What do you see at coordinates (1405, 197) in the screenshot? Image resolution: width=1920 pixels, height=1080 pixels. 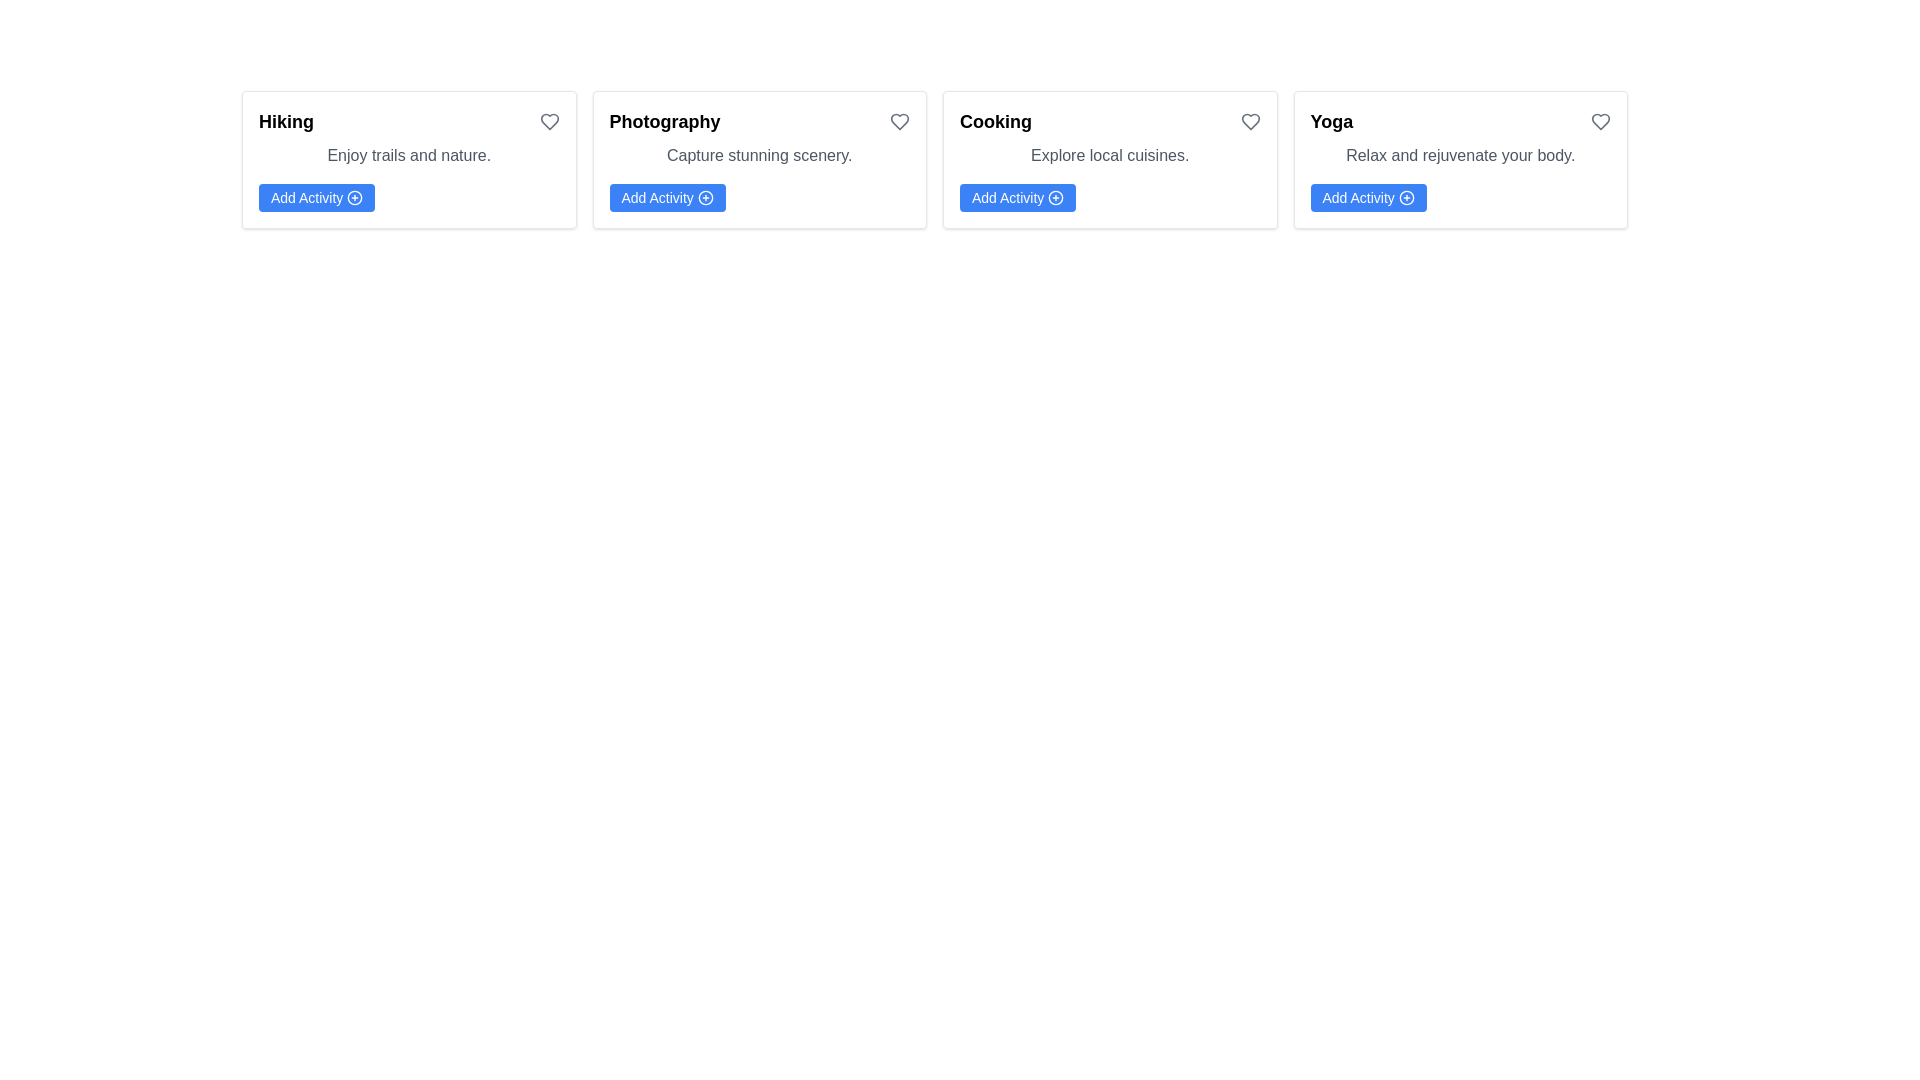 I see `the Decorative Icon that emphasizes the 'Add Activity' action within the Yoga card, which is the fourth card in a horizontal list of activity cards` at bounding box center [1405, 197].